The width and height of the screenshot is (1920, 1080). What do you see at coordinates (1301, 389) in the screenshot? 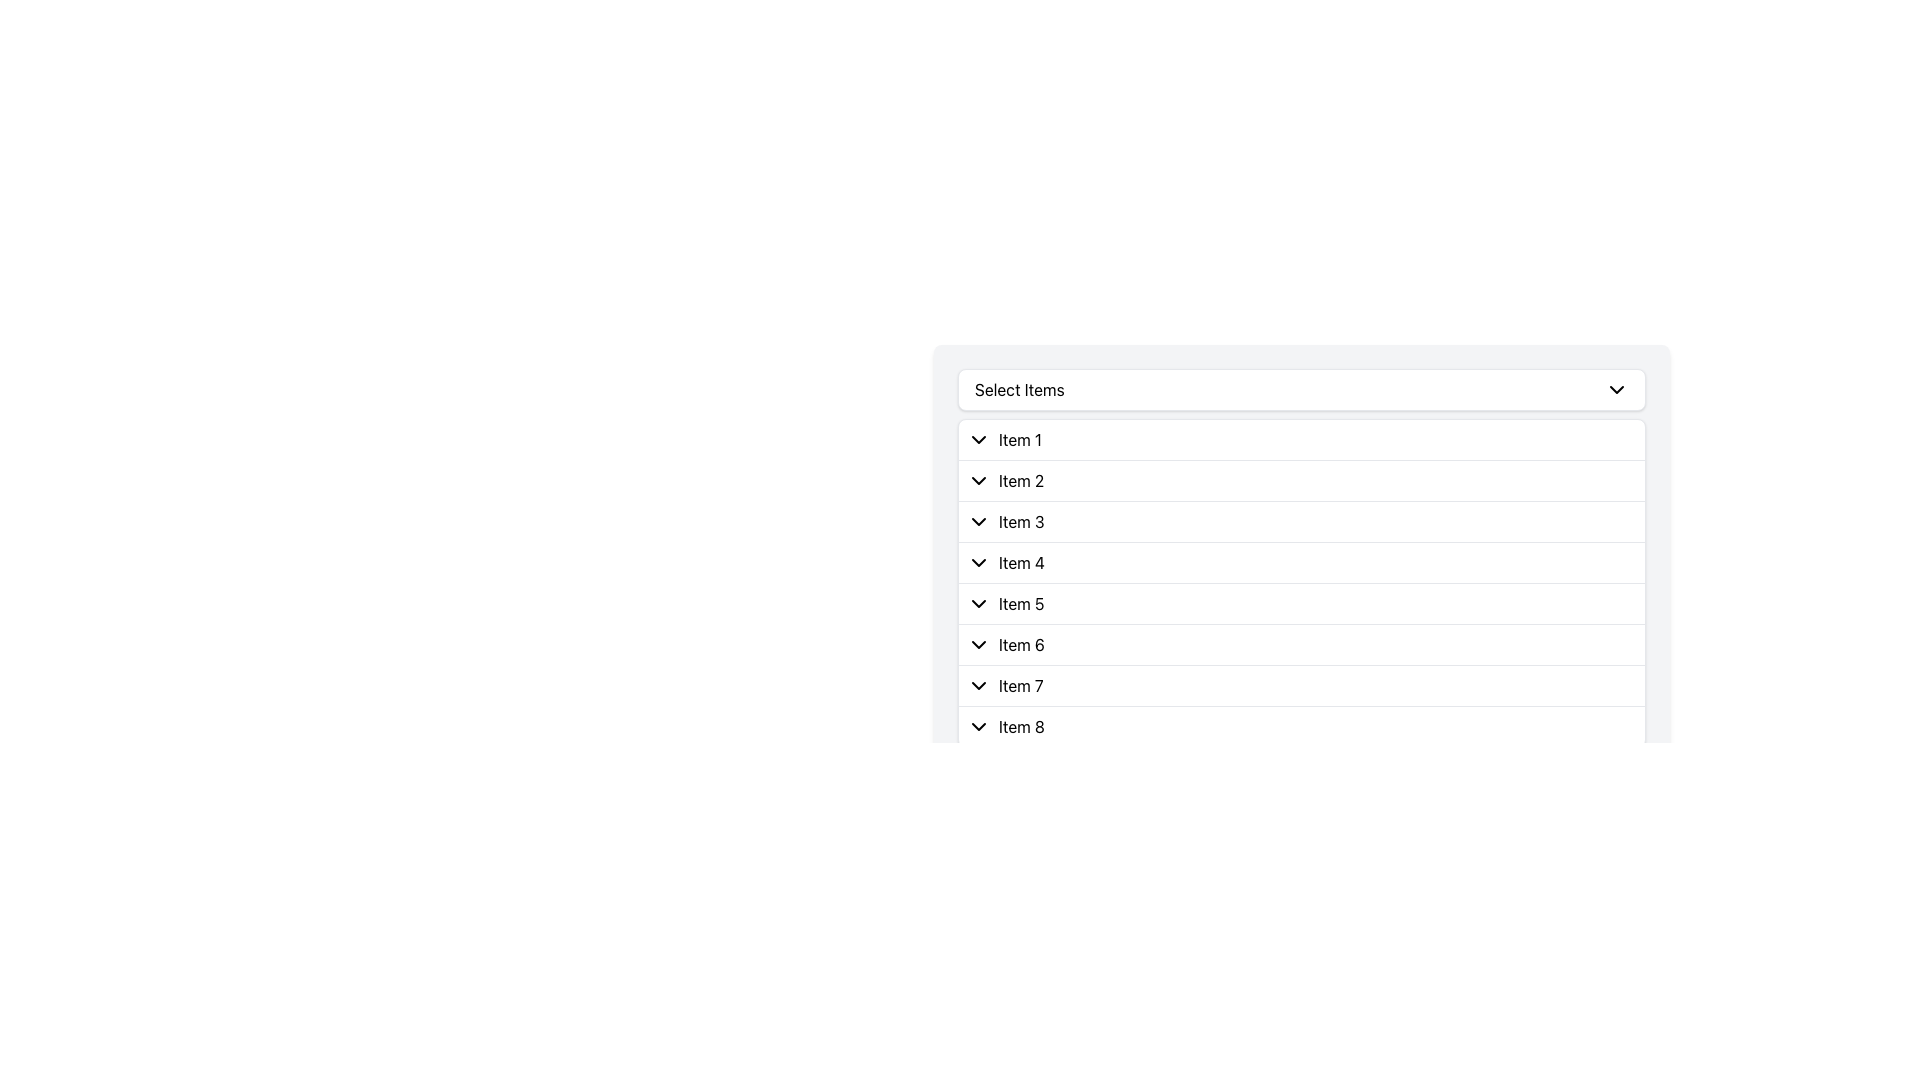
I see `the Dropdown menu trigger` at bounding box center [1301, 389].